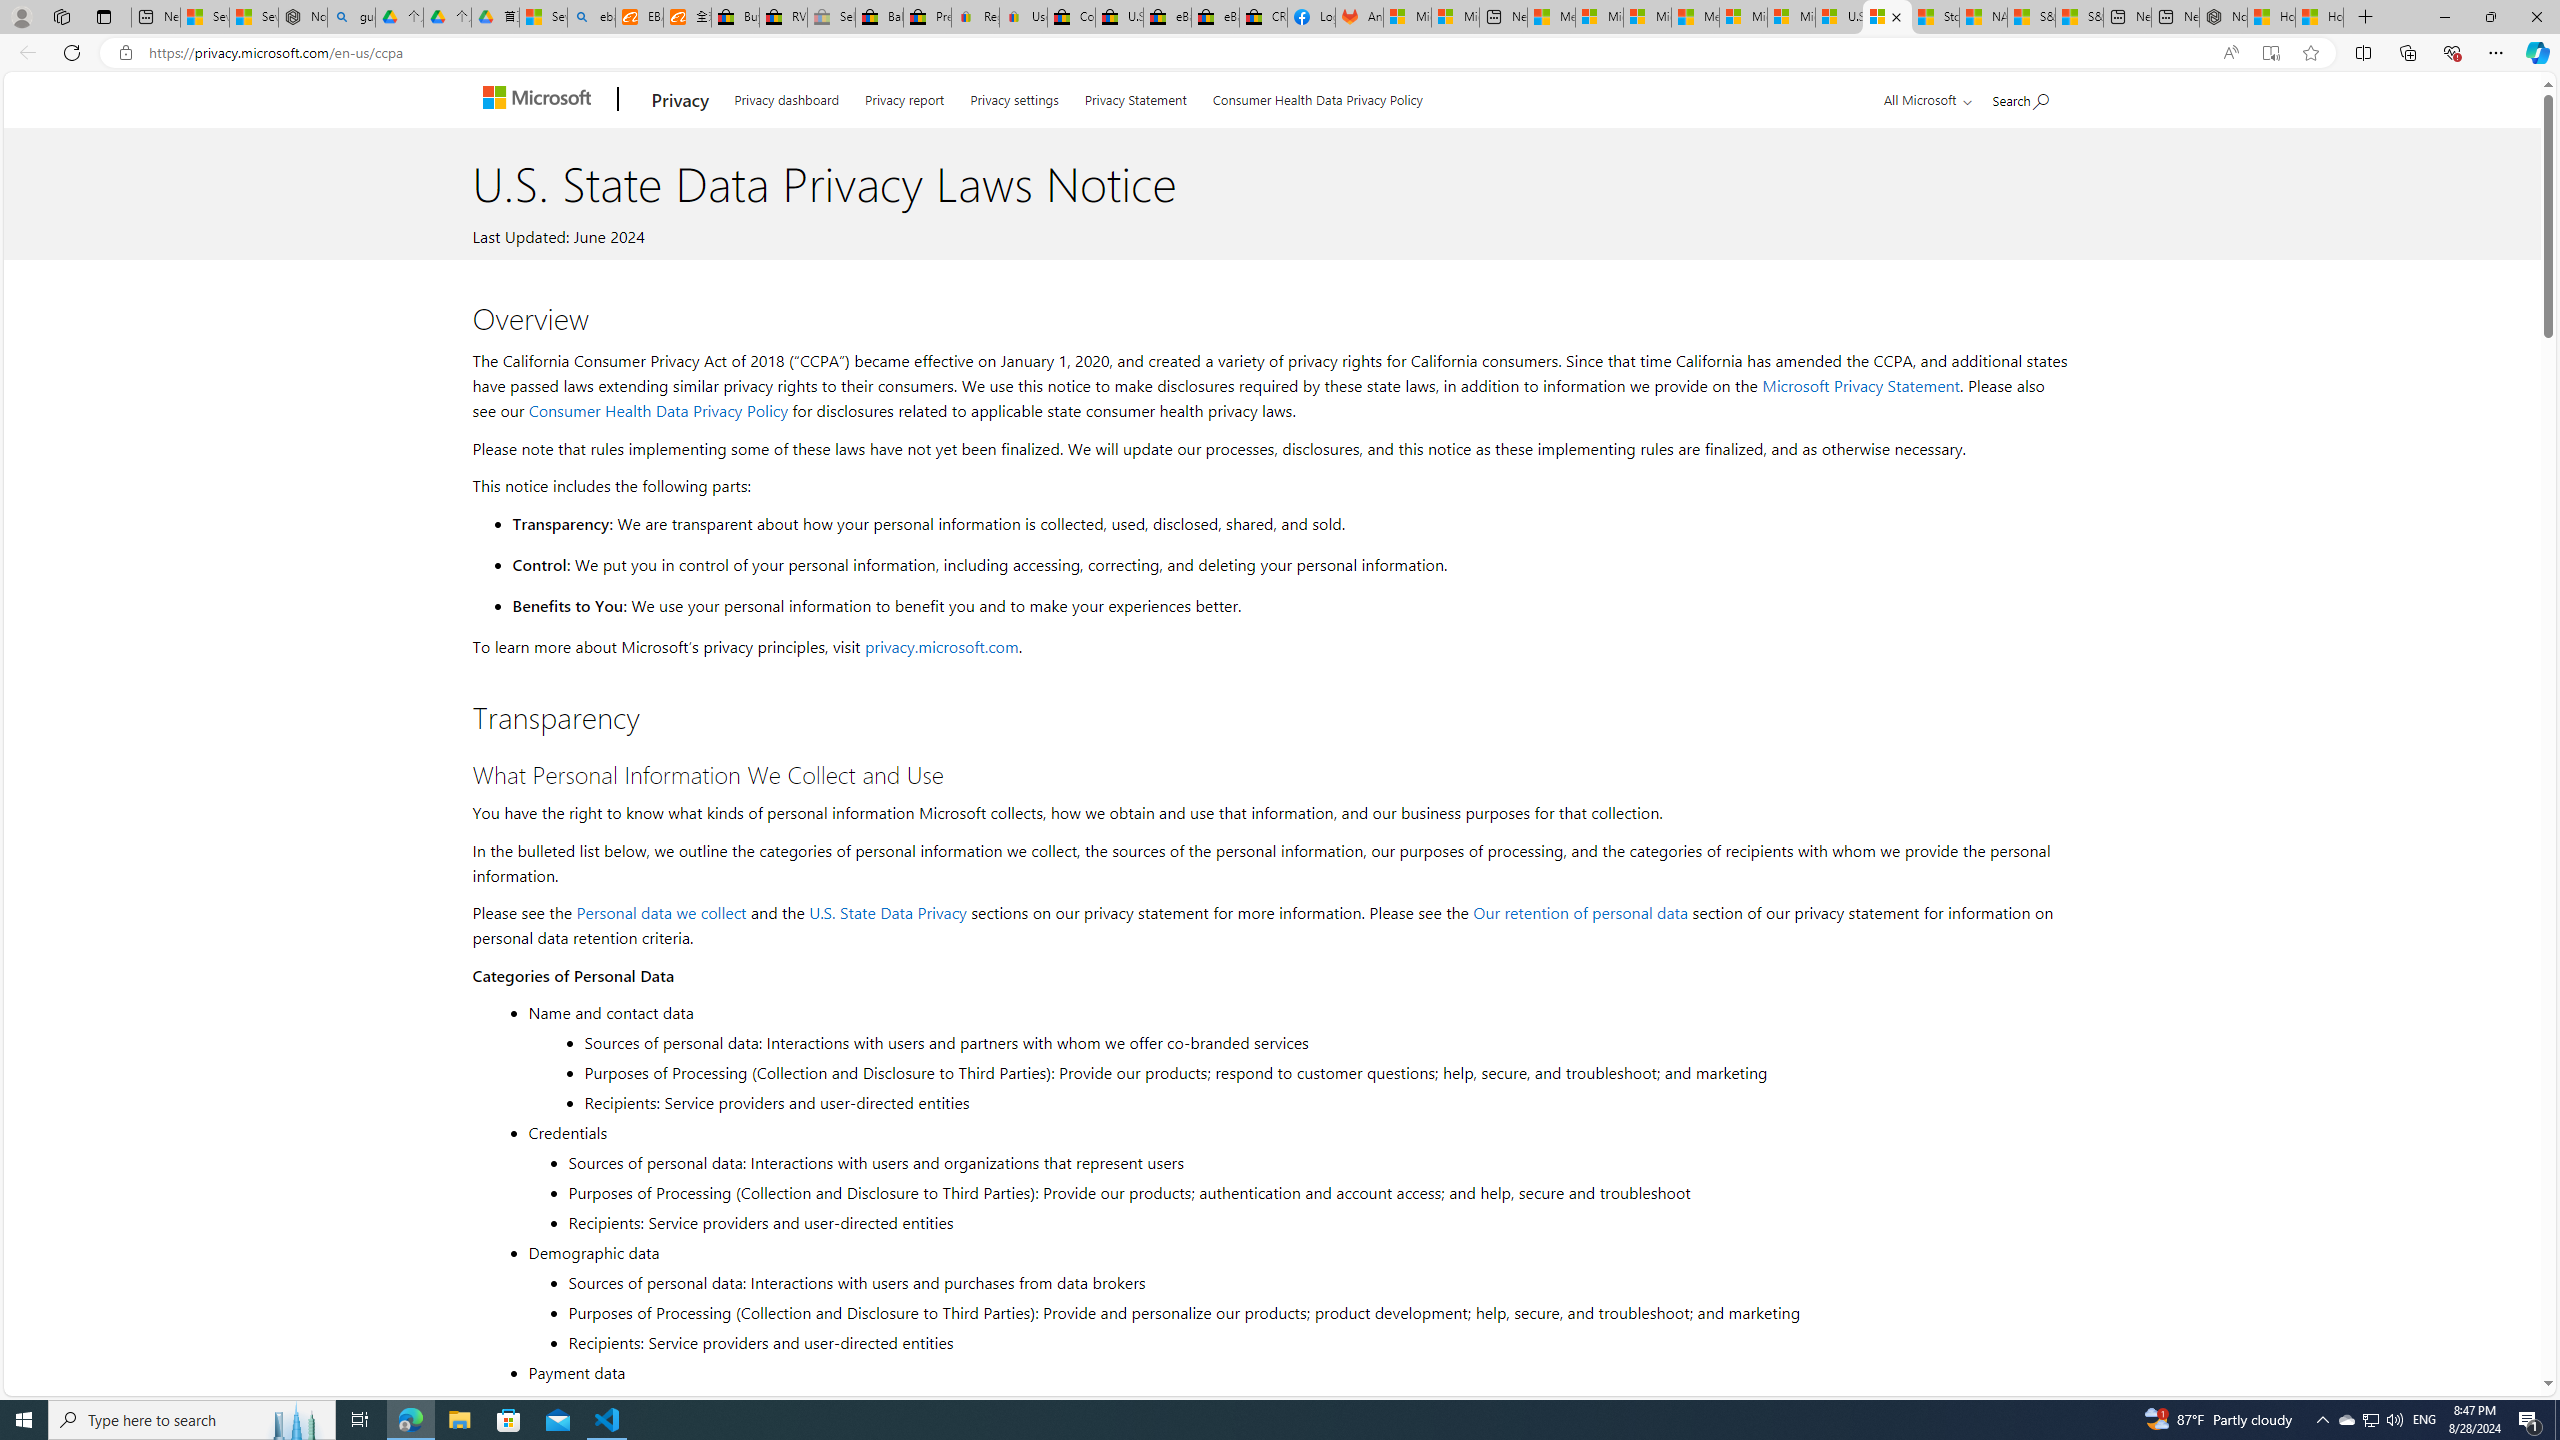  What do you see at coordinates (1134, 95) in the screenshot?
I see `'Privacy Statement'` at bounding box center [1134, 95].